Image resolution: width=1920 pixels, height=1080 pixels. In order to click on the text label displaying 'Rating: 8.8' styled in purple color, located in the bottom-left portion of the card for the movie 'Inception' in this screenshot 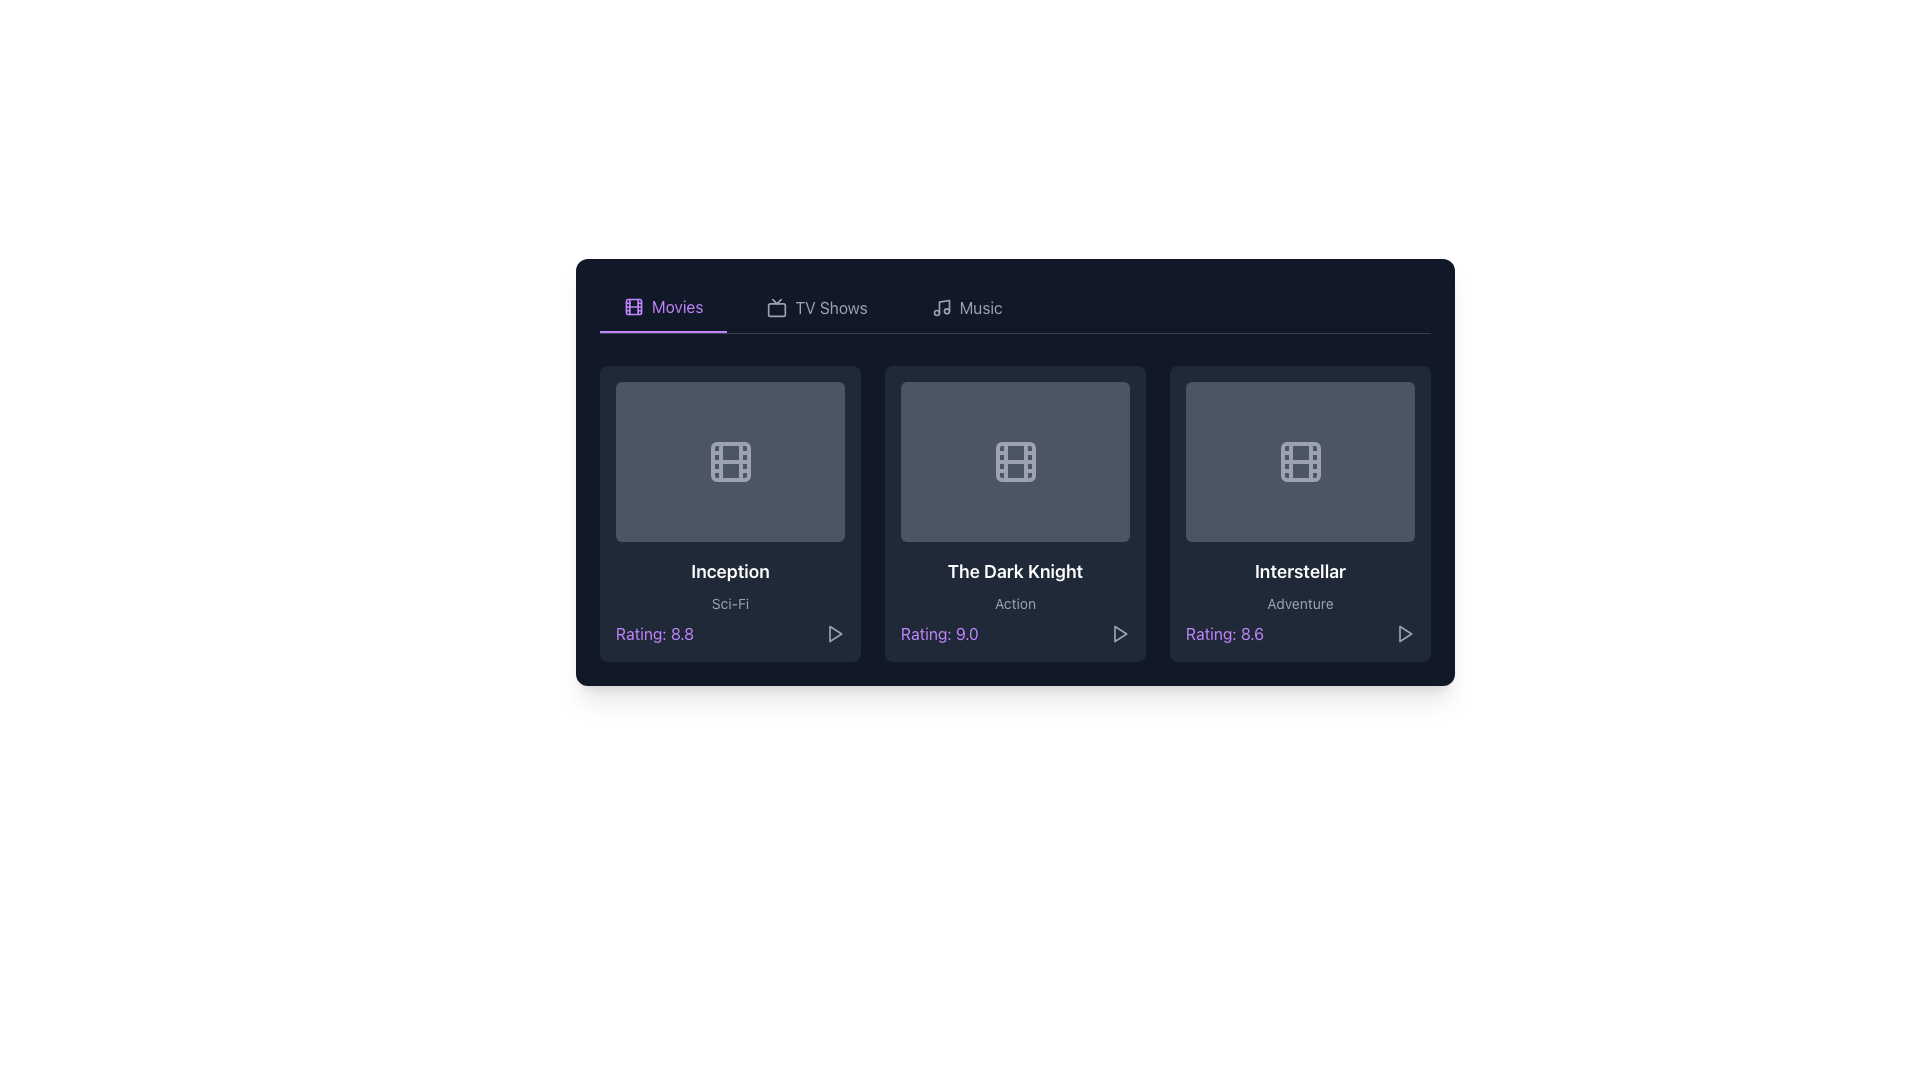, I will do `click(655, 633)`.